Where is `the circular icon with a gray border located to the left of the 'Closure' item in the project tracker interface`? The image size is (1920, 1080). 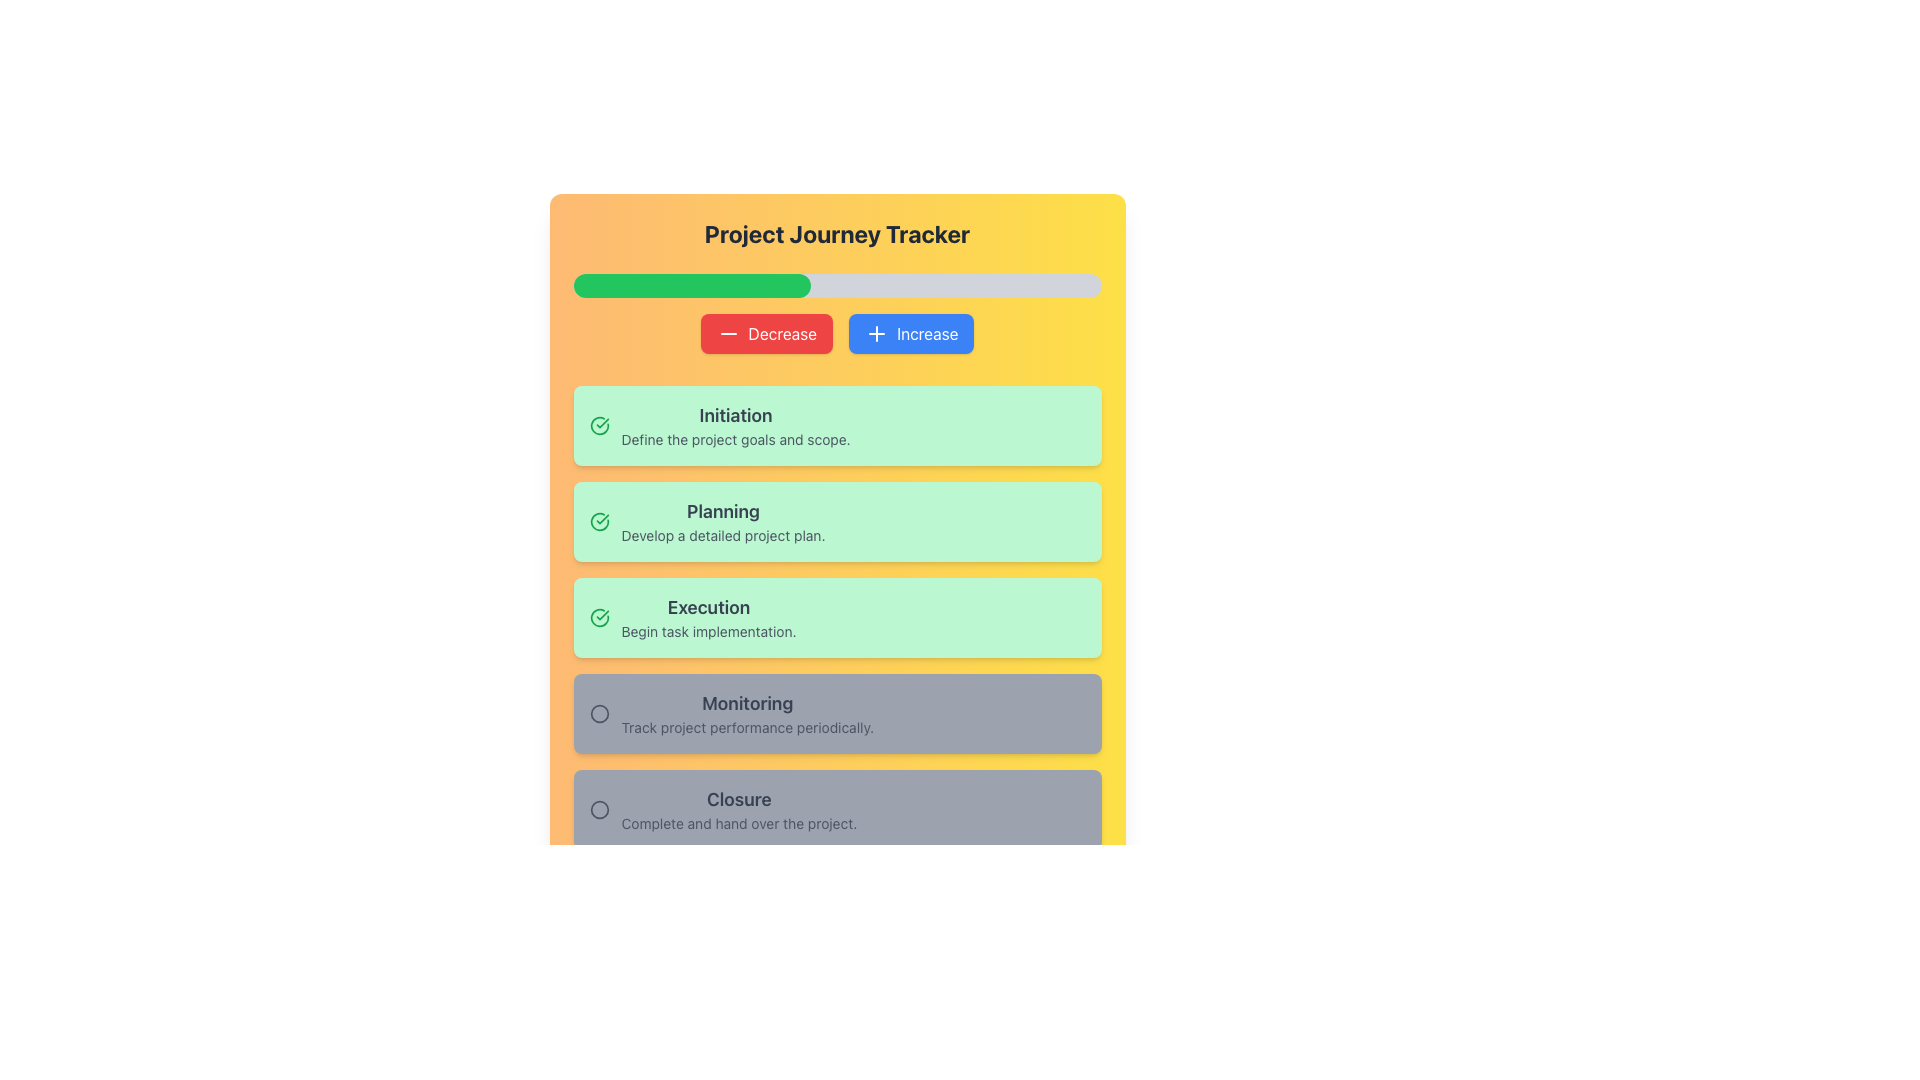 the circular icon with a gray border located to the left of the 'Closure' item in the project tracker interface is located at coordinates (598, 810).